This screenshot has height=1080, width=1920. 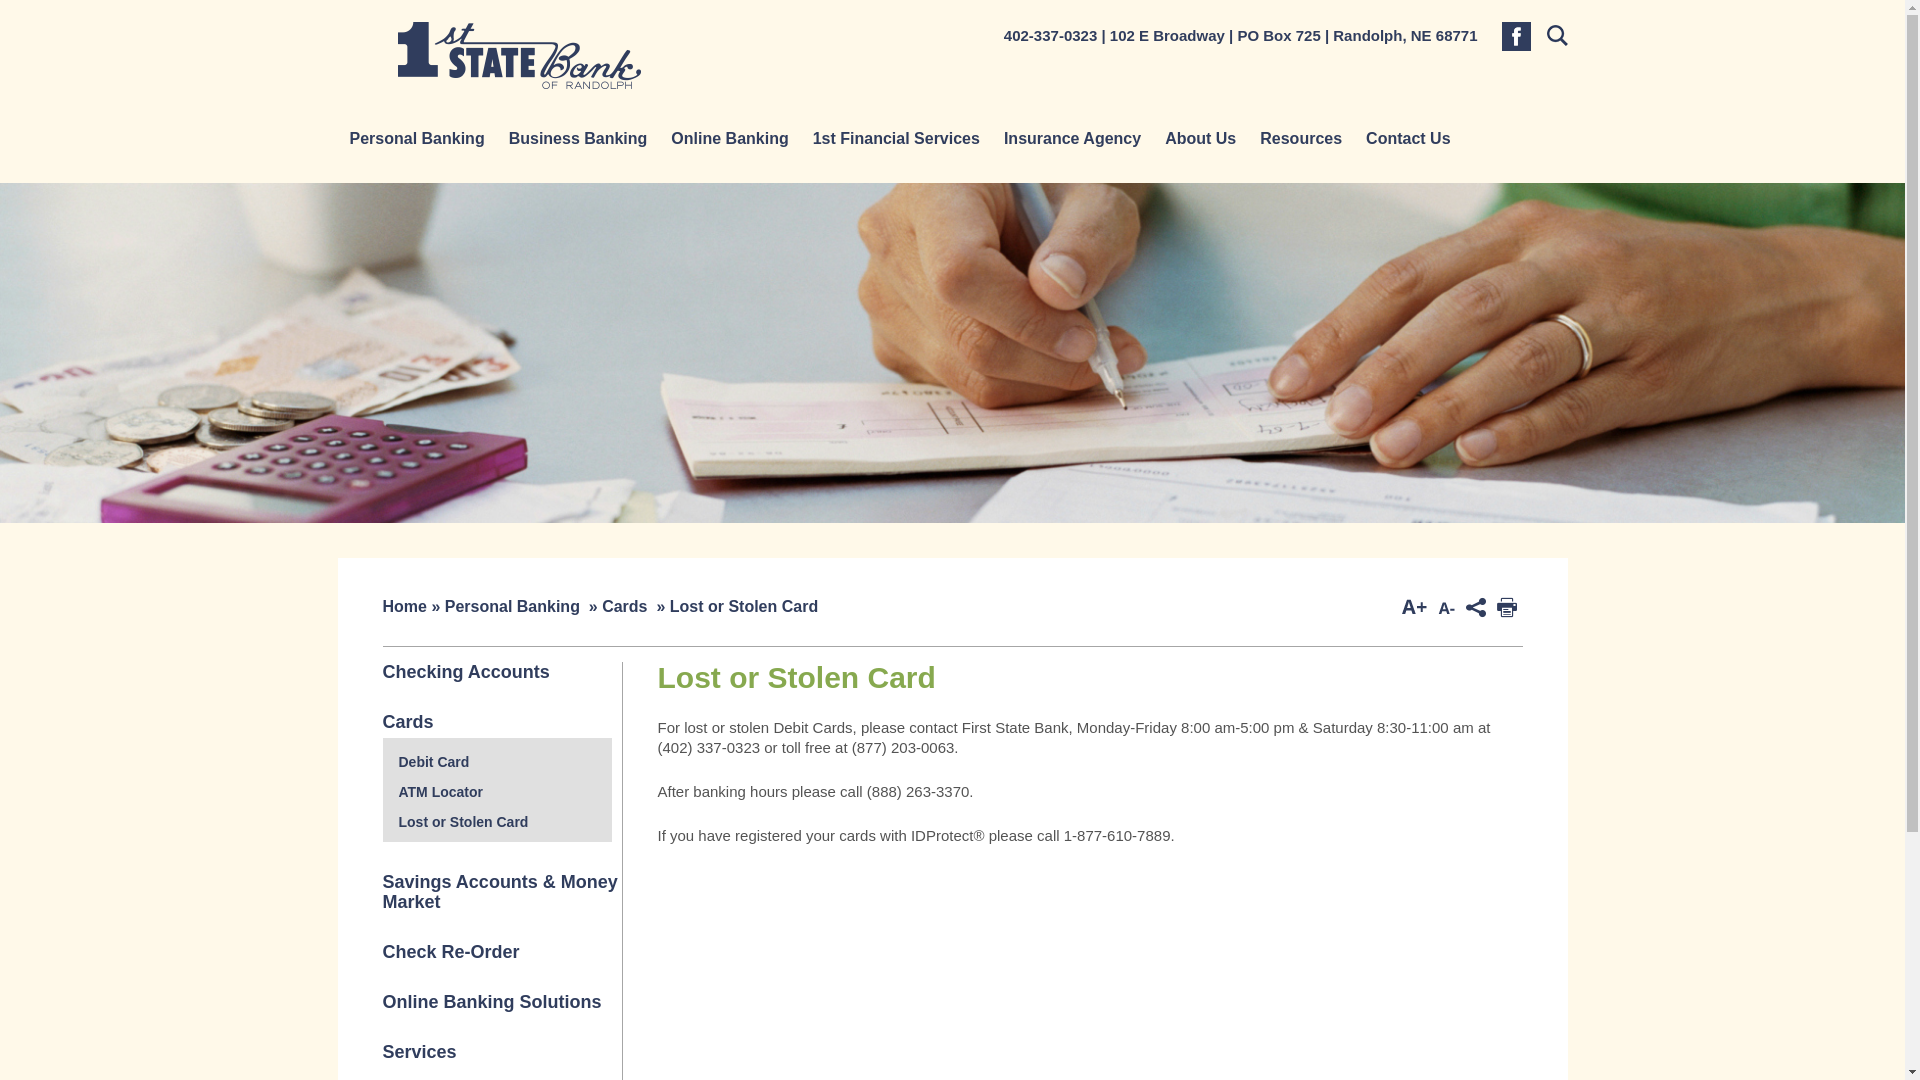 What do you see at coordinates (416, 137) in the screenshot?
I see `'Personal Banking'` at bounding box center [416, 137].